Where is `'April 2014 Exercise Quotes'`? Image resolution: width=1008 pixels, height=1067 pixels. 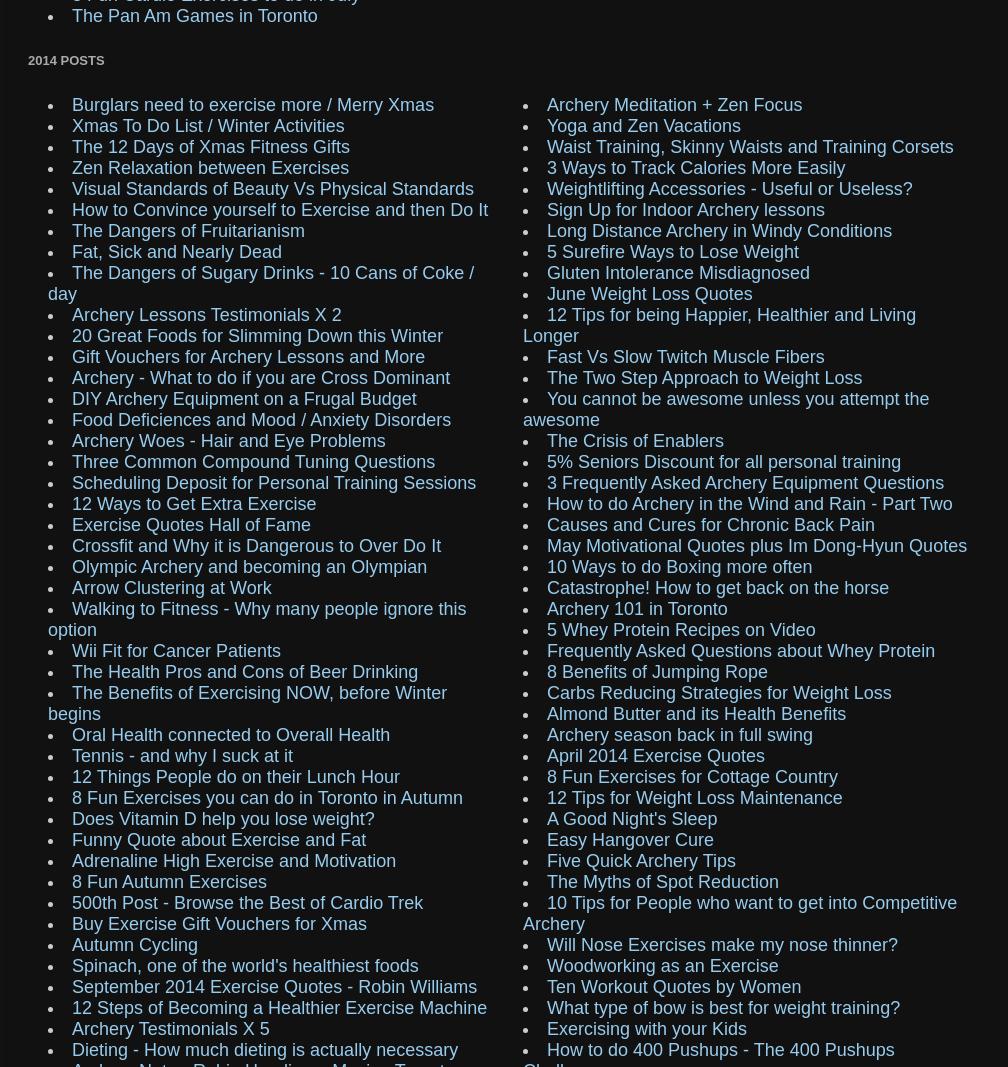
'April 2014 Exercise Quotes' is located at coordinates (655, 754).